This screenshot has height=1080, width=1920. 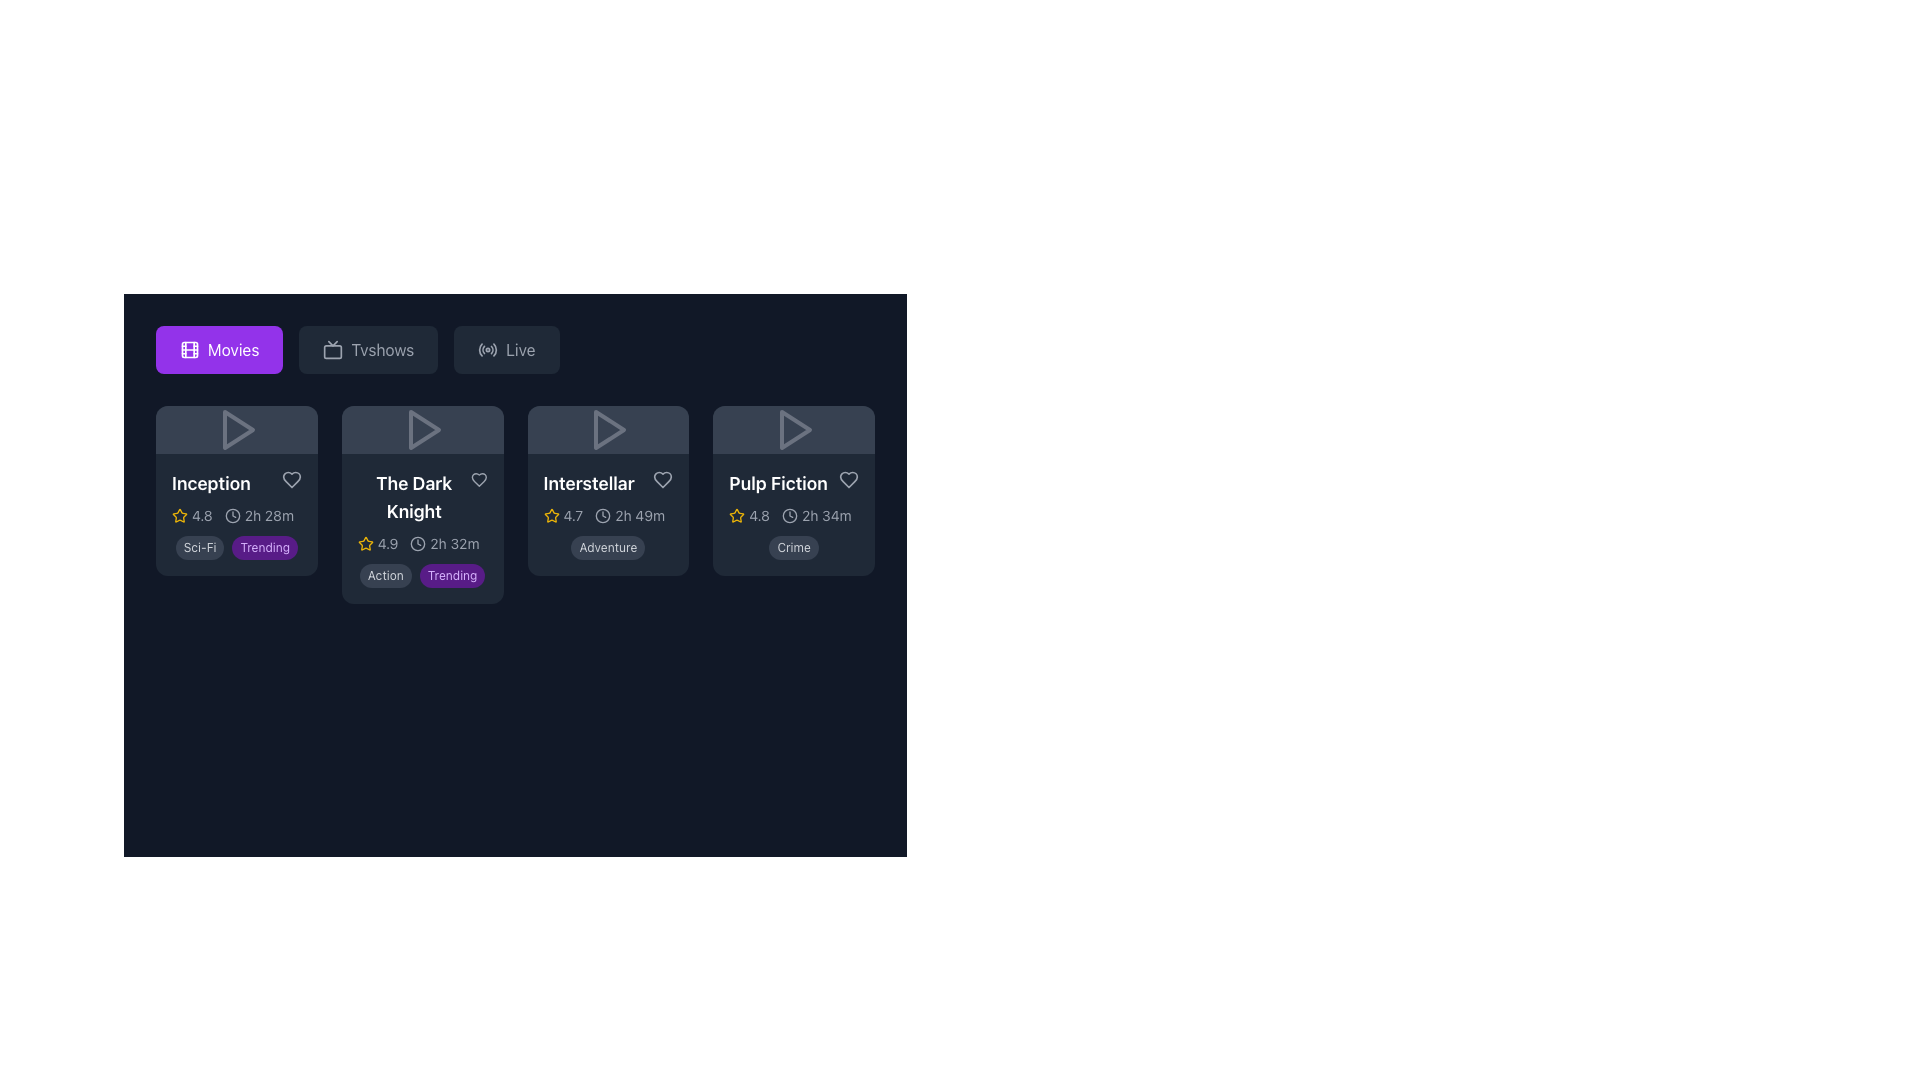 What do you see at coordinates (663, 479) in the screenshot?
I see `the inactive gray heart-shaped icon located at the top-right of the 'Interstellar' media card` at bounding box center [663, 479].